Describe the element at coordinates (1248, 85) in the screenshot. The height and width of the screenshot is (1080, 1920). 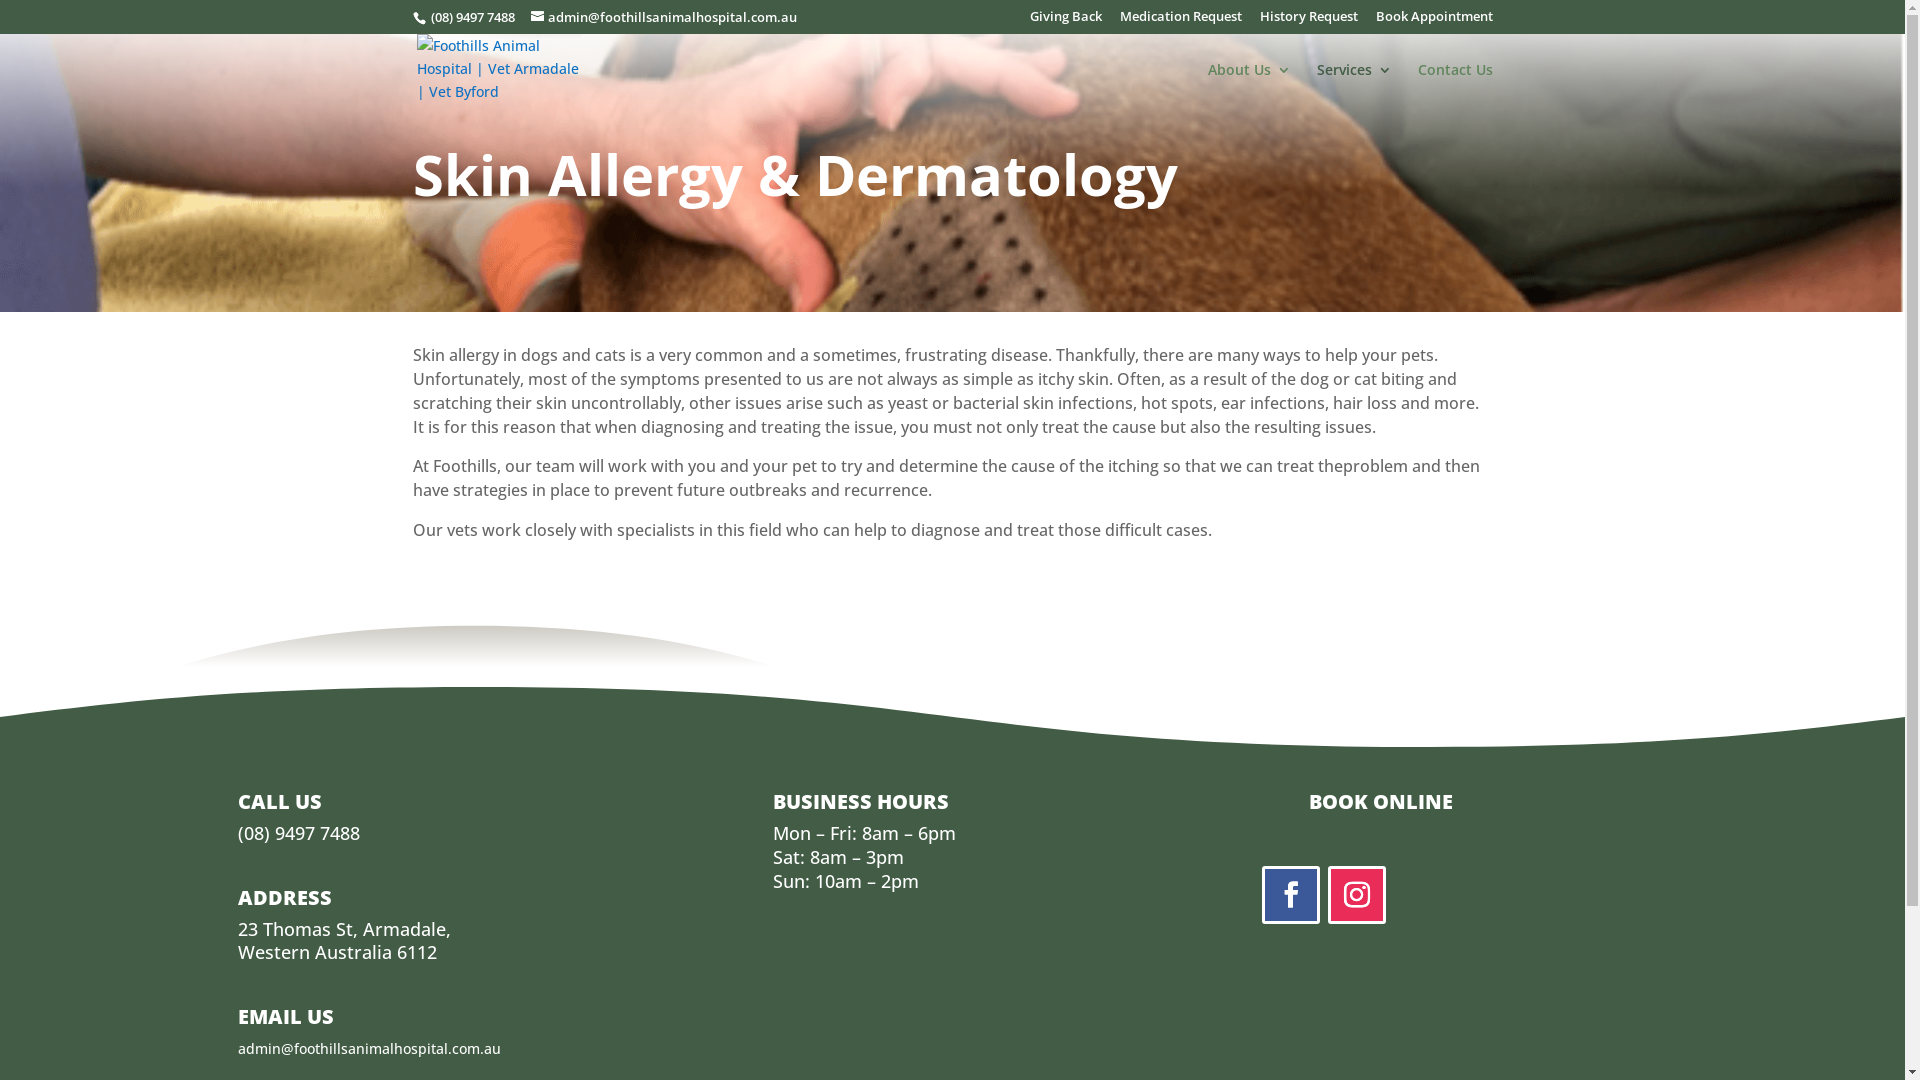
I see `'About Us'` at that location.